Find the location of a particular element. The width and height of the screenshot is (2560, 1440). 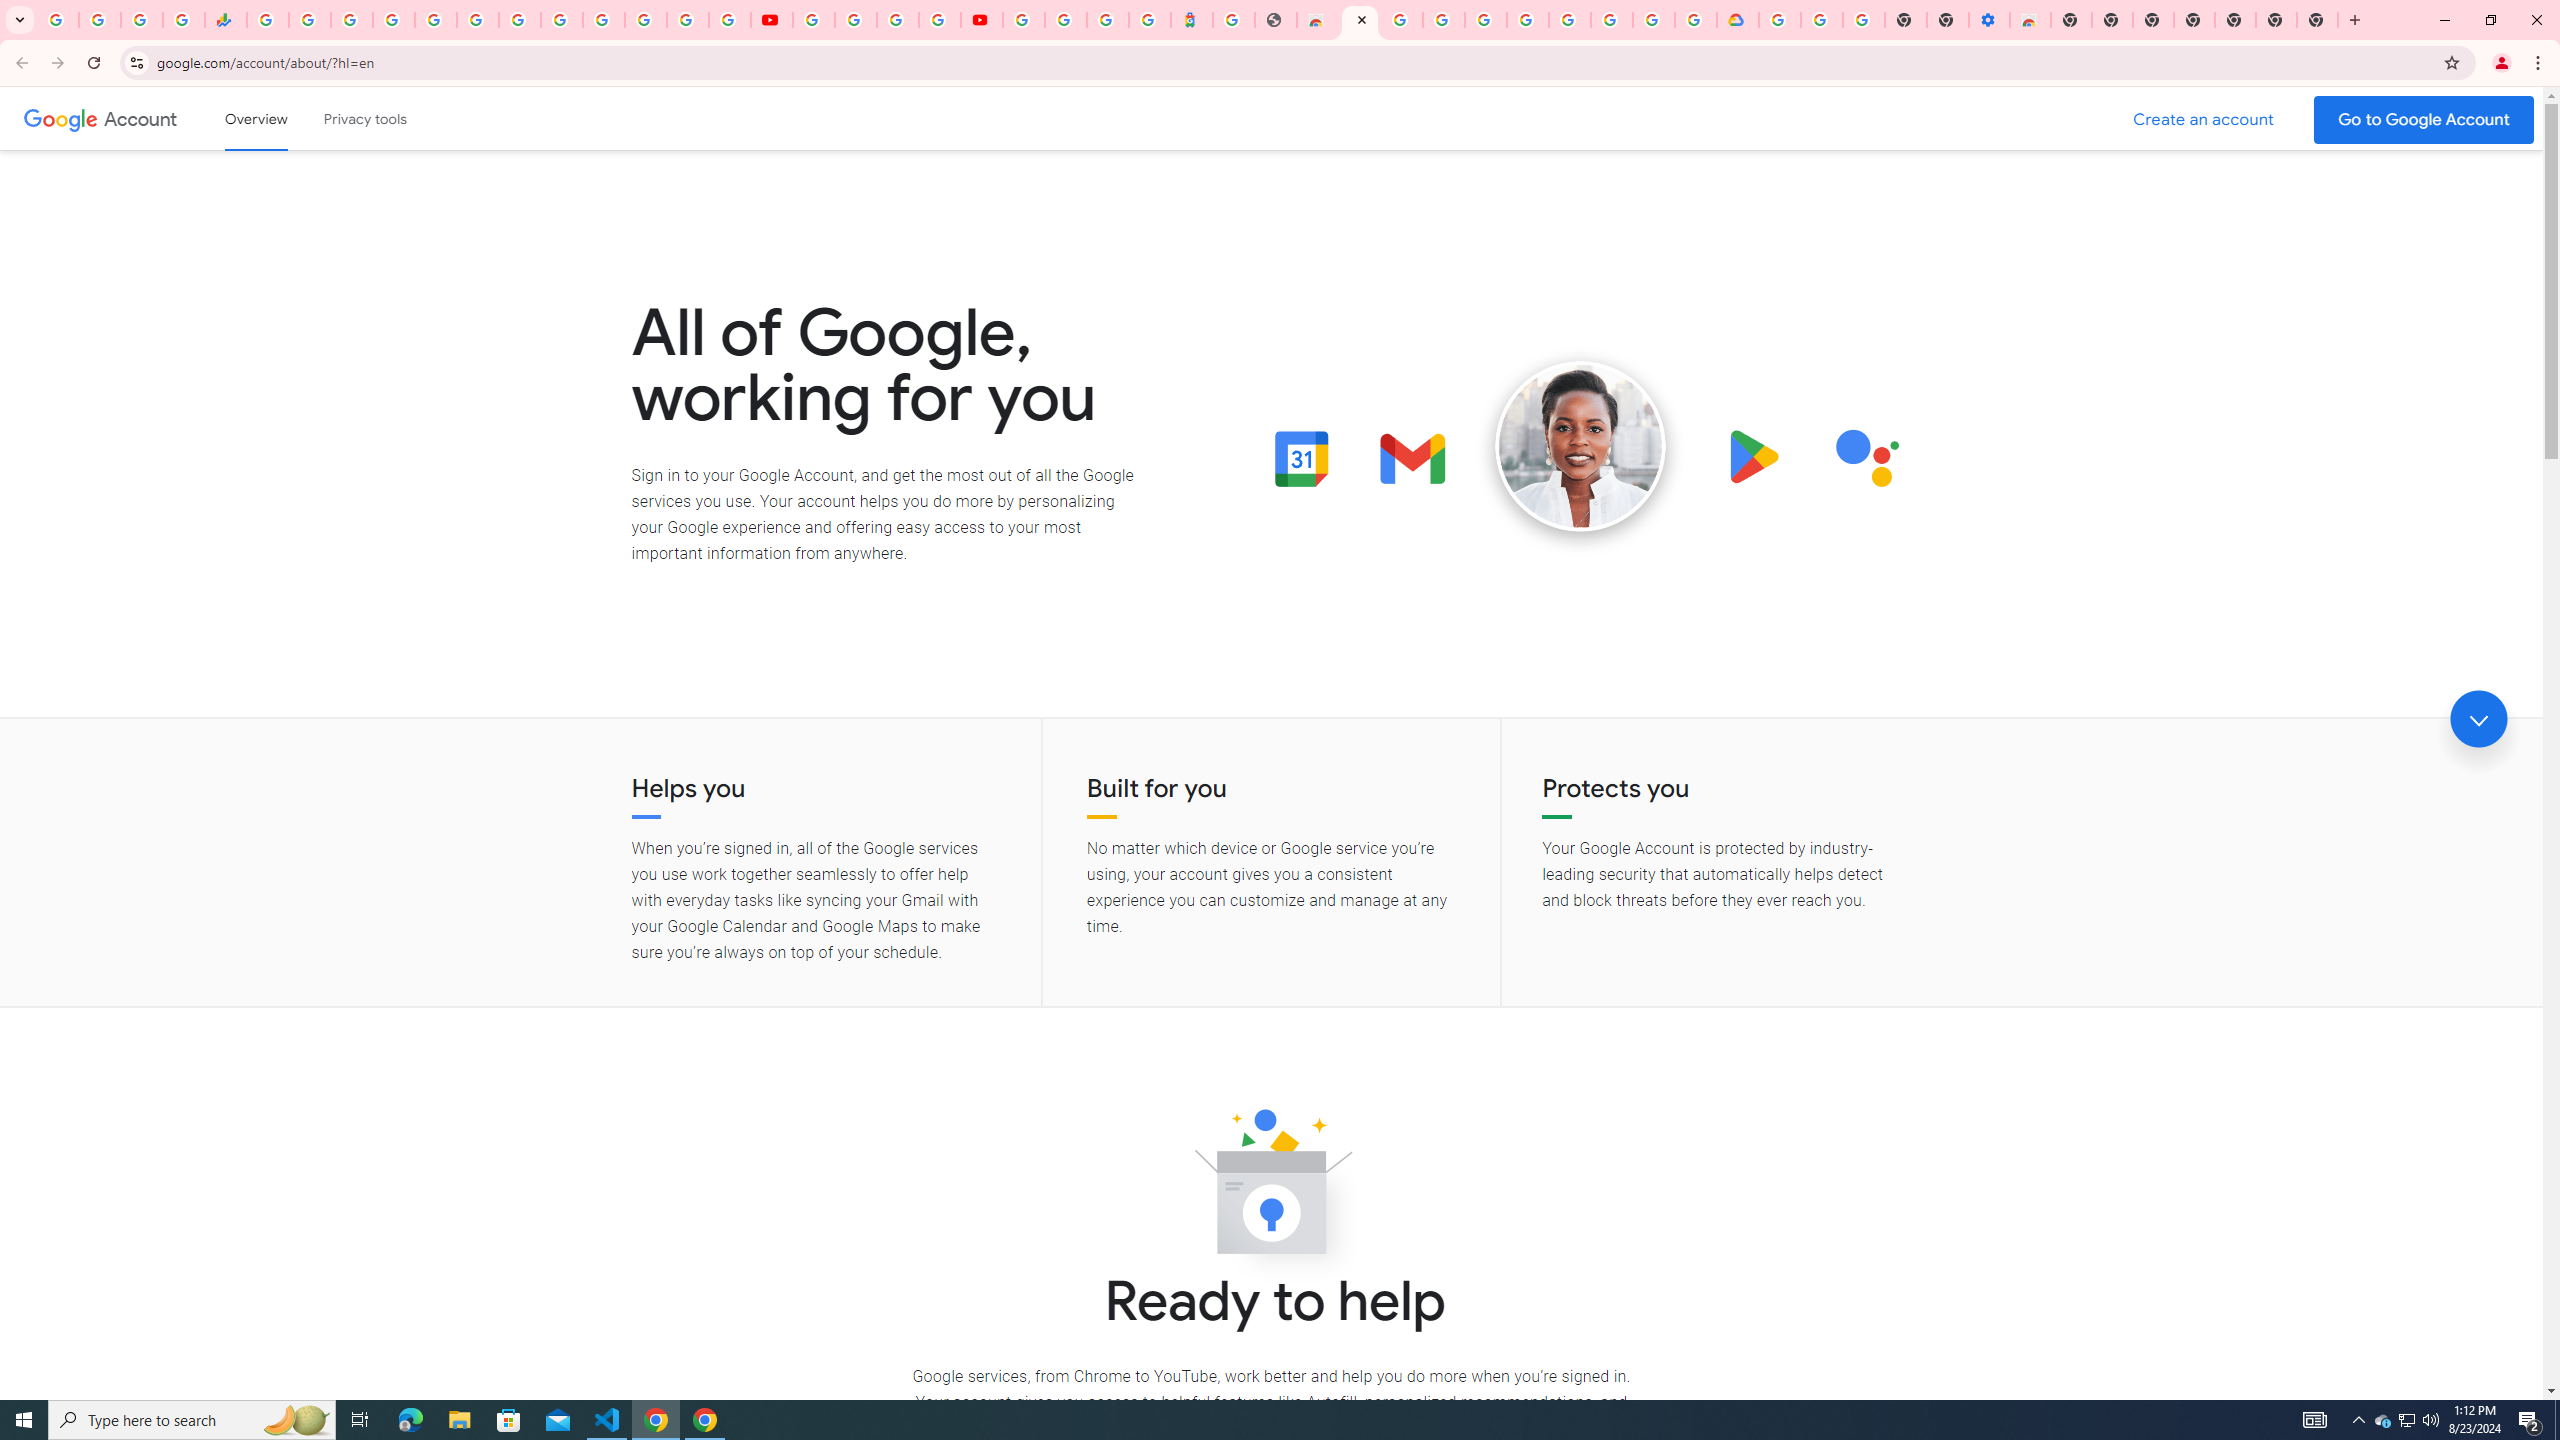

'Android TV Policies and Guidelines - Transparency Center' is located at coordinates (518, 19).